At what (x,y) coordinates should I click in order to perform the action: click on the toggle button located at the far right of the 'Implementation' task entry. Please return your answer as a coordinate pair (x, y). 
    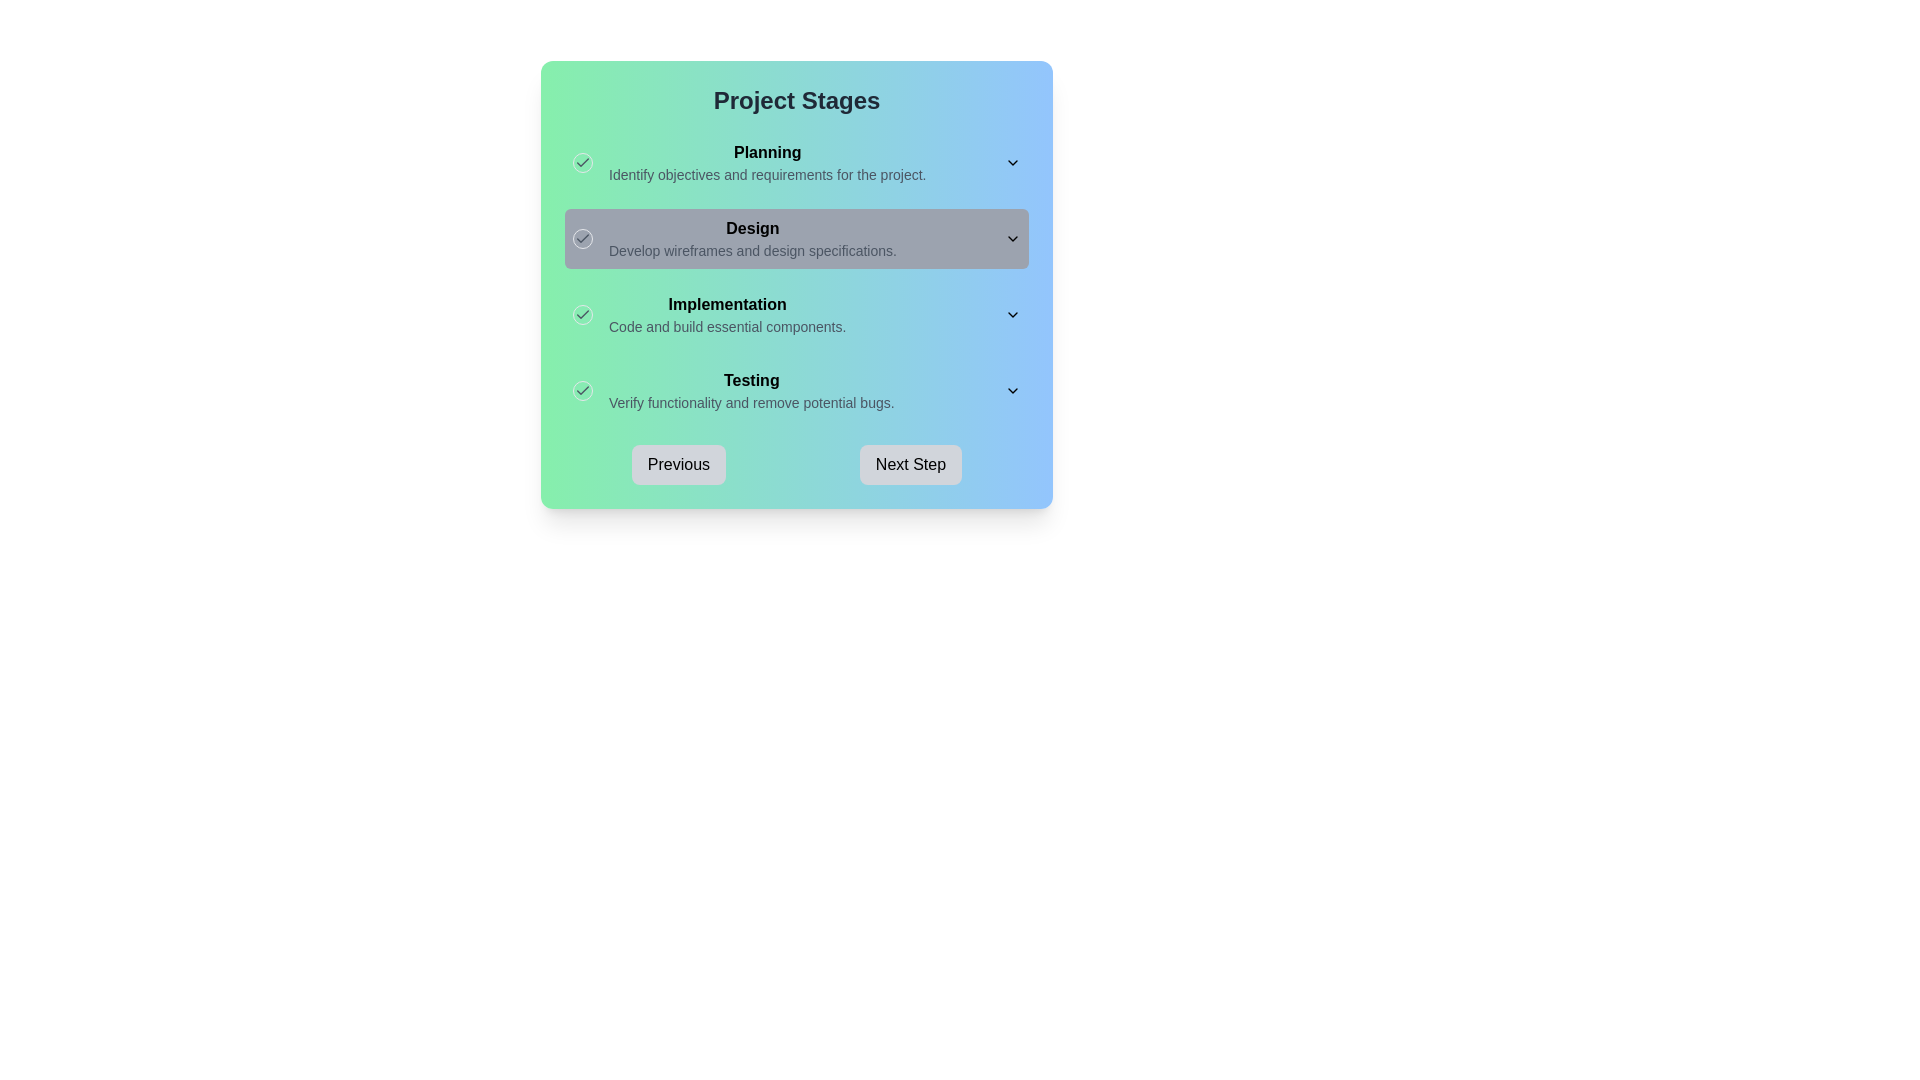
    Looking at the image, I should click on (1012, 315).